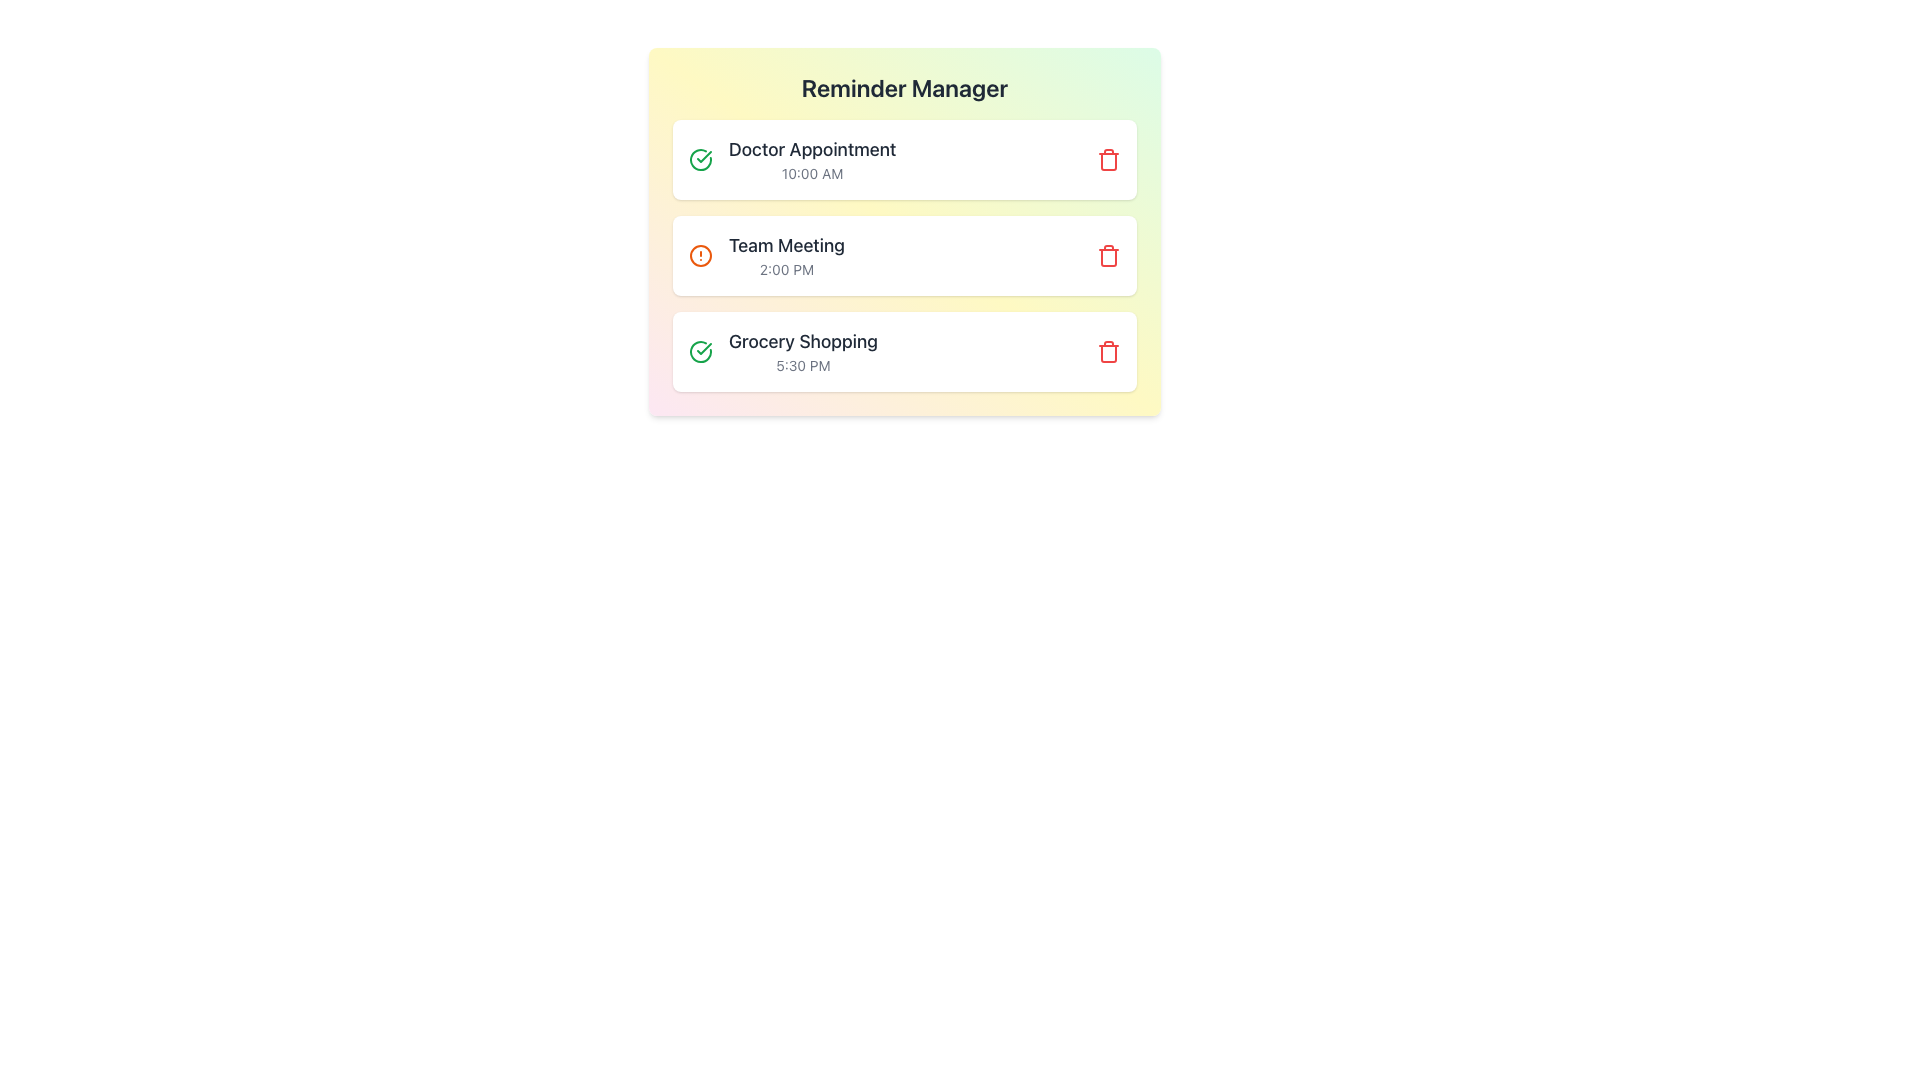 The image size is (1920, 1080). What do you see at coordinates (803, 350) in the screenshot?
I see `'Grocery Shopping' reminder text displayed in a bold dark gray font along with the time '5:30 PM' in a smaller light gray font, located in the third reminder entry of the list` at bounding box center [803, 350].